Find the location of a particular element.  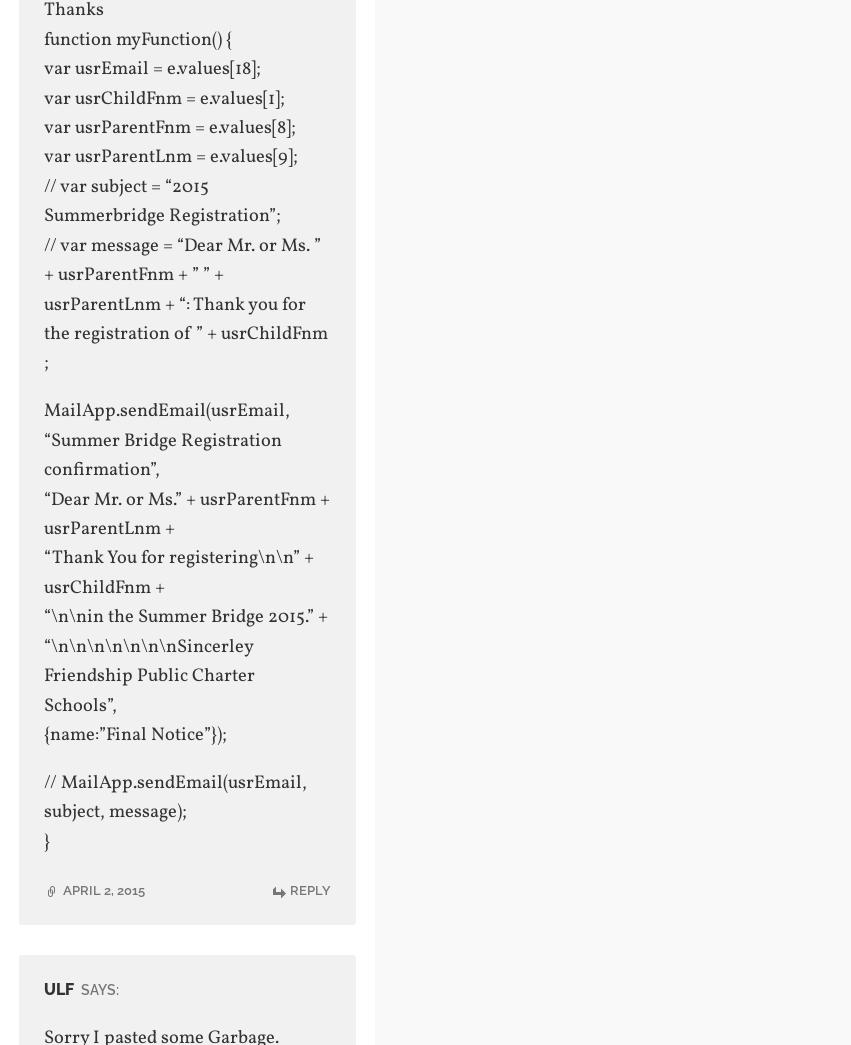

'{name:”Final Notice”});' is located at coordinates (134, 733).